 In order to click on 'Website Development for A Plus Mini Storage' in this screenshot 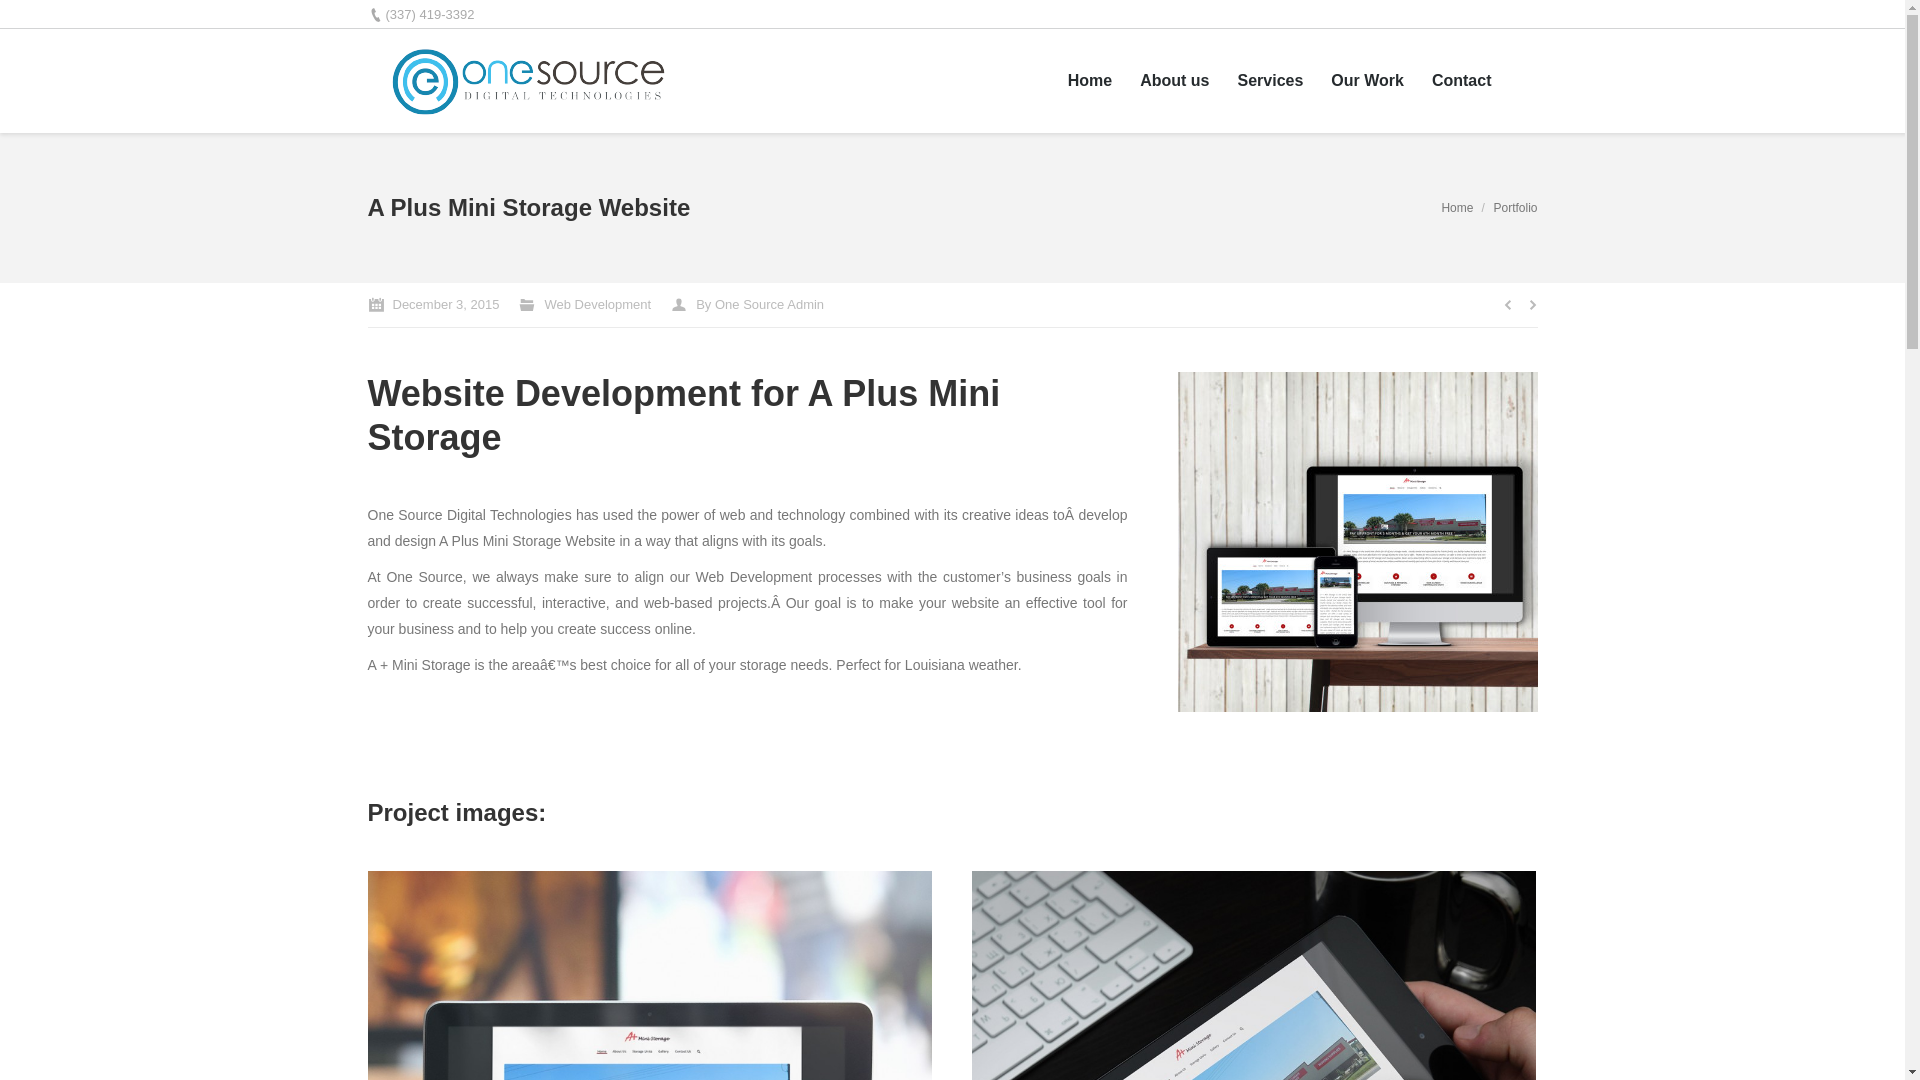, I will do `click(684, 414)`.